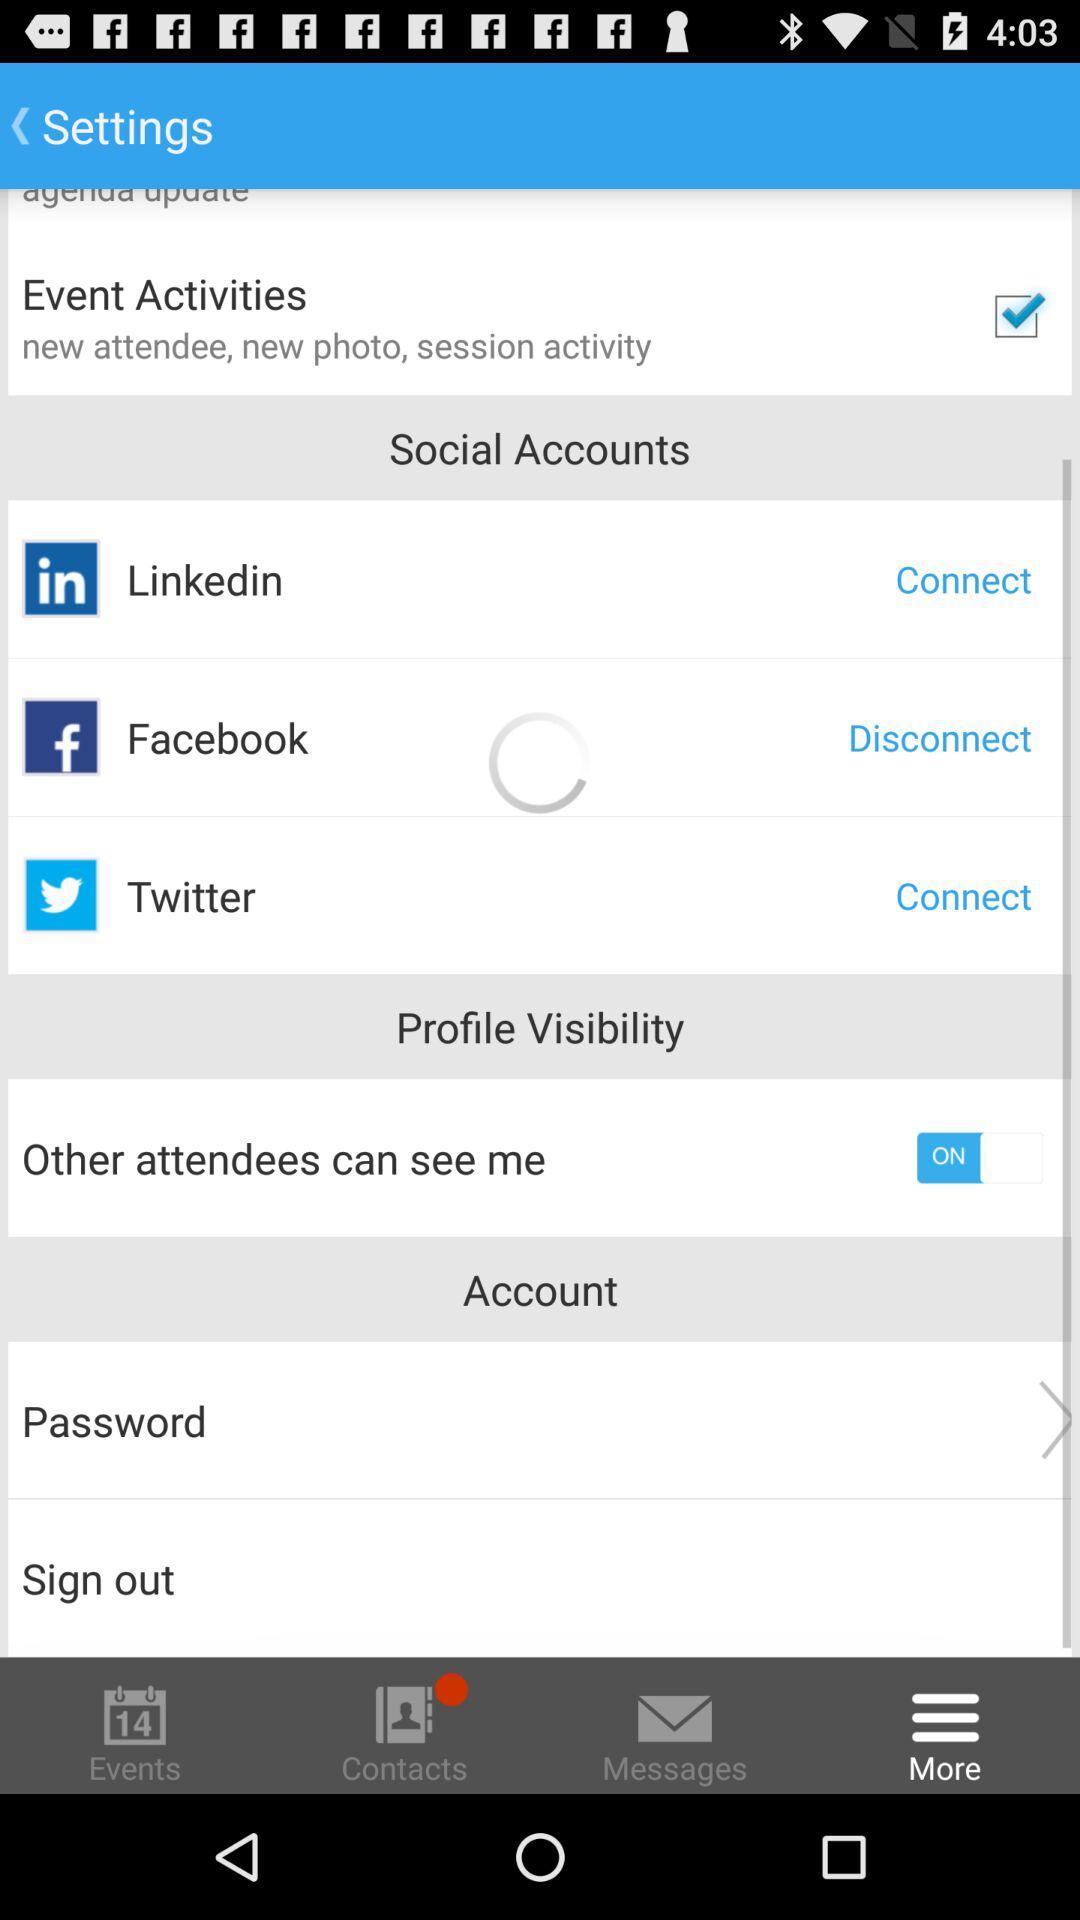 This screenshot has height=1920, width=1080. I want to click on on button, so click(978, 1157).